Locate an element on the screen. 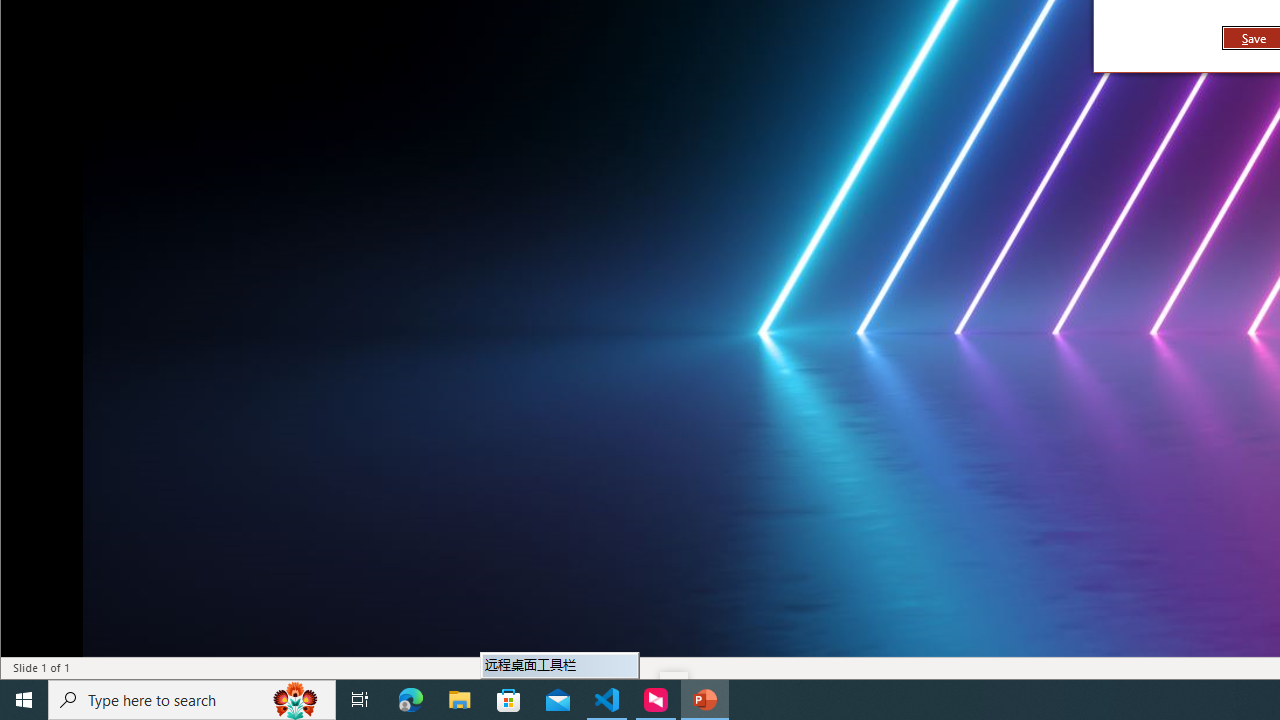 This screenshot has width=1280, height=720. 'Microsoft Store' is located at coordinates (509, 698).